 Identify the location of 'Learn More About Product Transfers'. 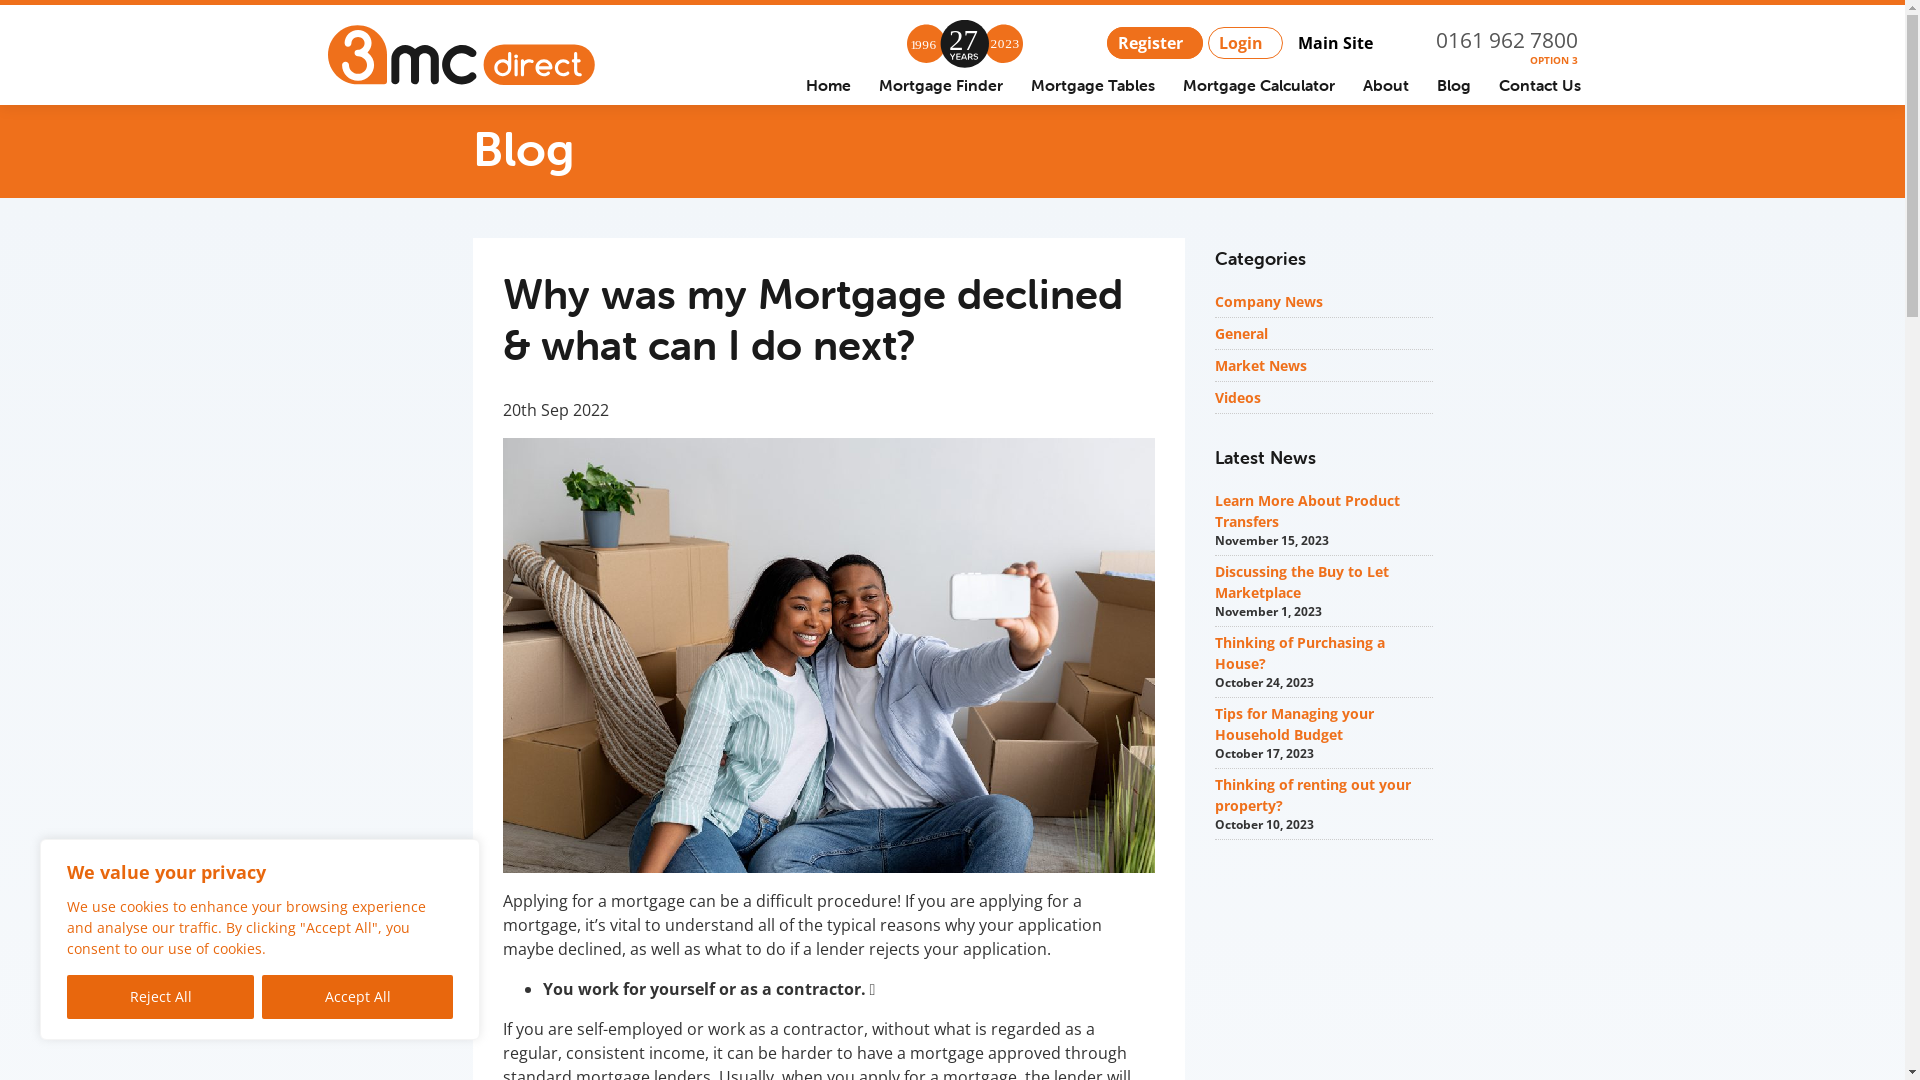
(1307, 509).